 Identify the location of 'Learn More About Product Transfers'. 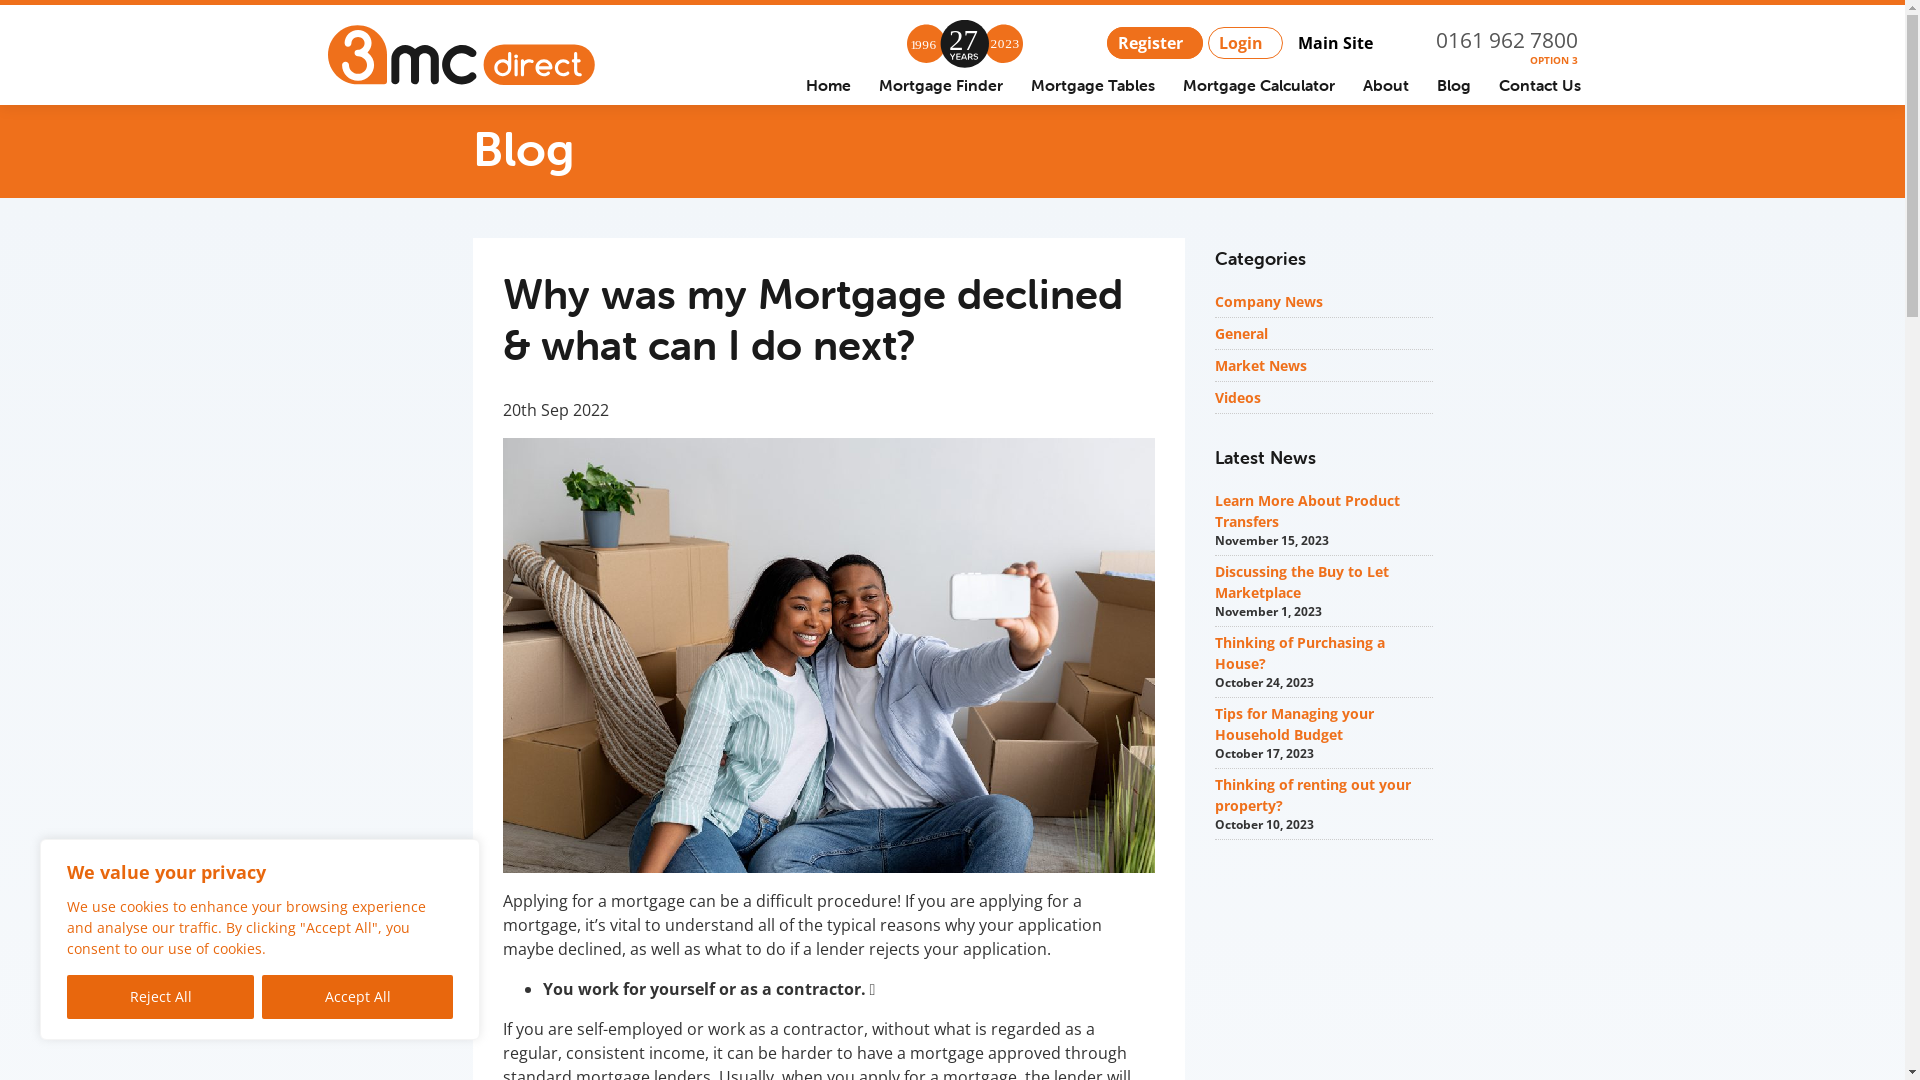
(1307, 509).